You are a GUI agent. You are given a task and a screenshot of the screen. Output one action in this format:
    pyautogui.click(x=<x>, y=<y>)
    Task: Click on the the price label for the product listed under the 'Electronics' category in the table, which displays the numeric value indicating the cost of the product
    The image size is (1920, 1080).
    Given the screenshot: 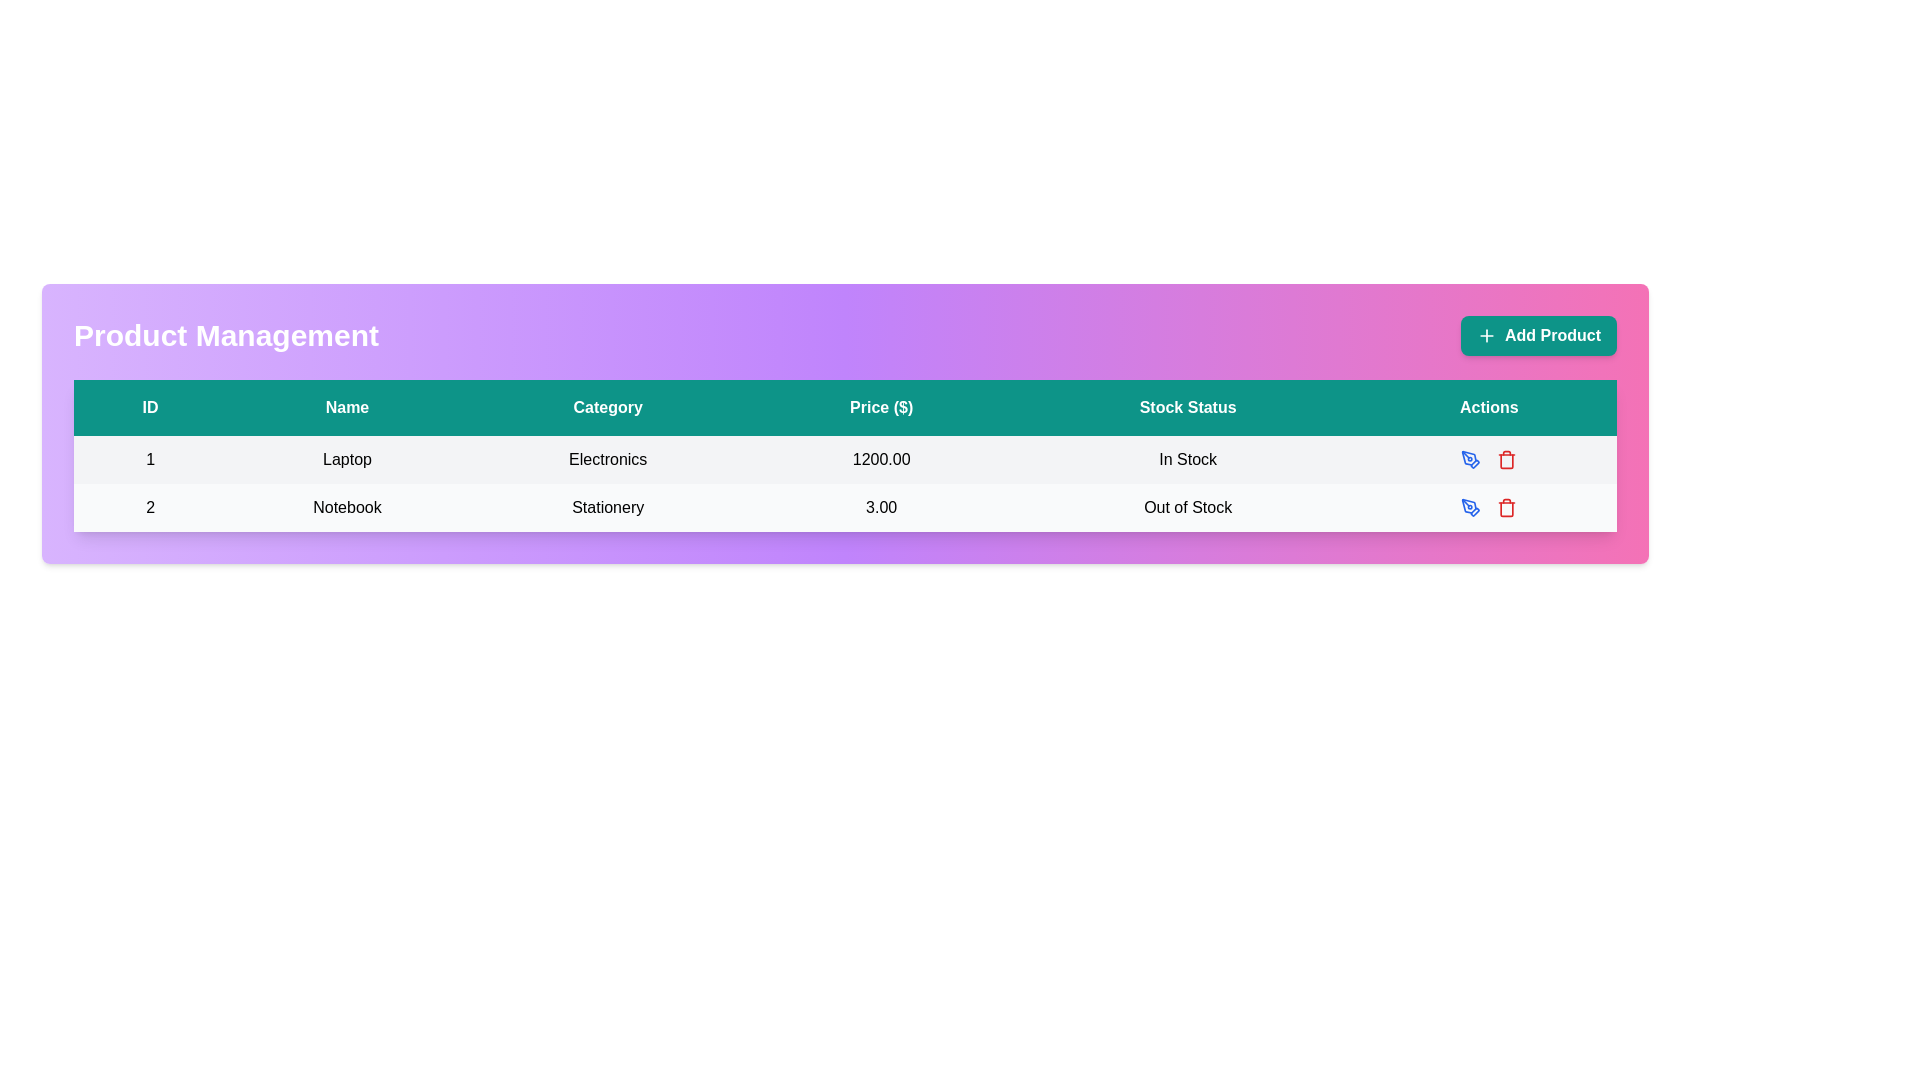 What is the action you would take?
    pyautogui.click(x=880, y=459)
    